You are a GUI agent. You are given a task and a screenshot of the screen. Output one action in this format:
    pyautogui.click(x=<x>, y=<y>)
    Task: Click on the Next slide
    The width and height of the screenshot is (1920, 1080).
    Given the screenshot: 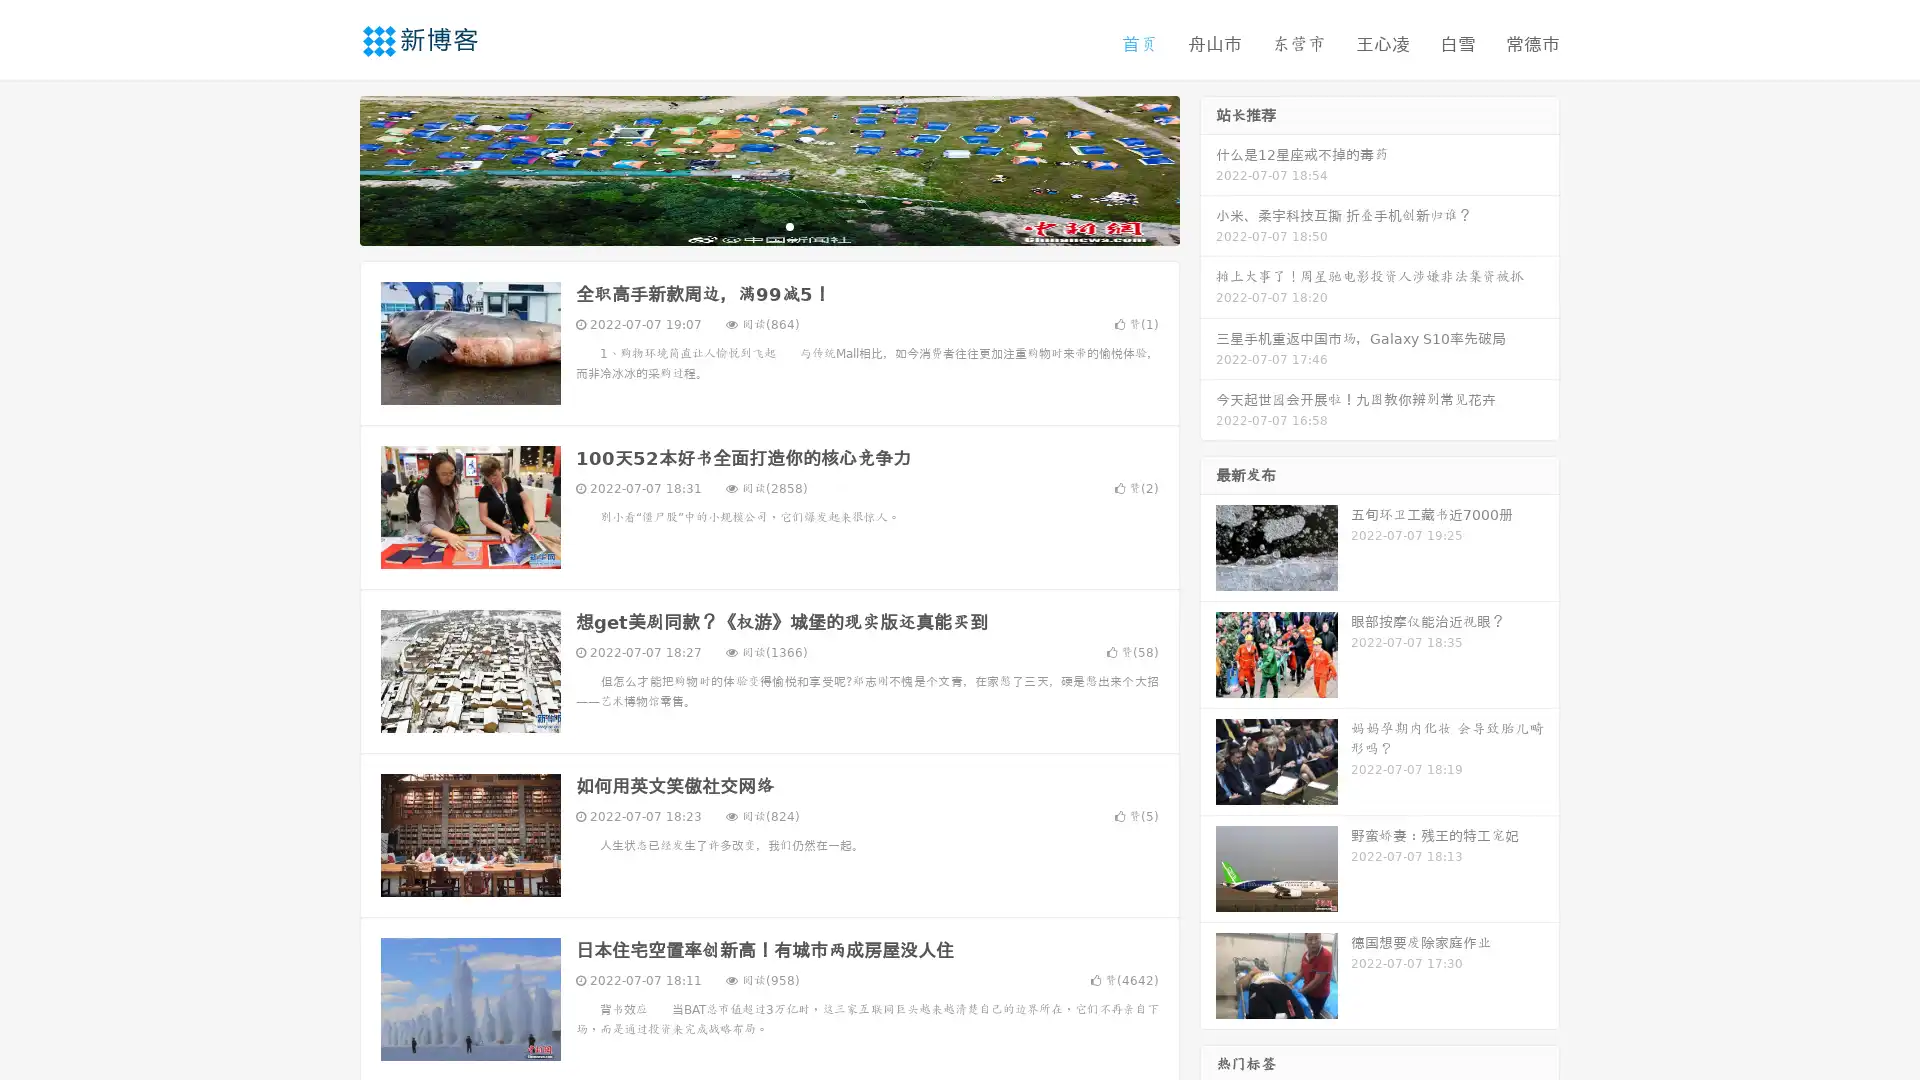 What is the action you would take?
    pyautogui.click(x=1208, y=168)
    